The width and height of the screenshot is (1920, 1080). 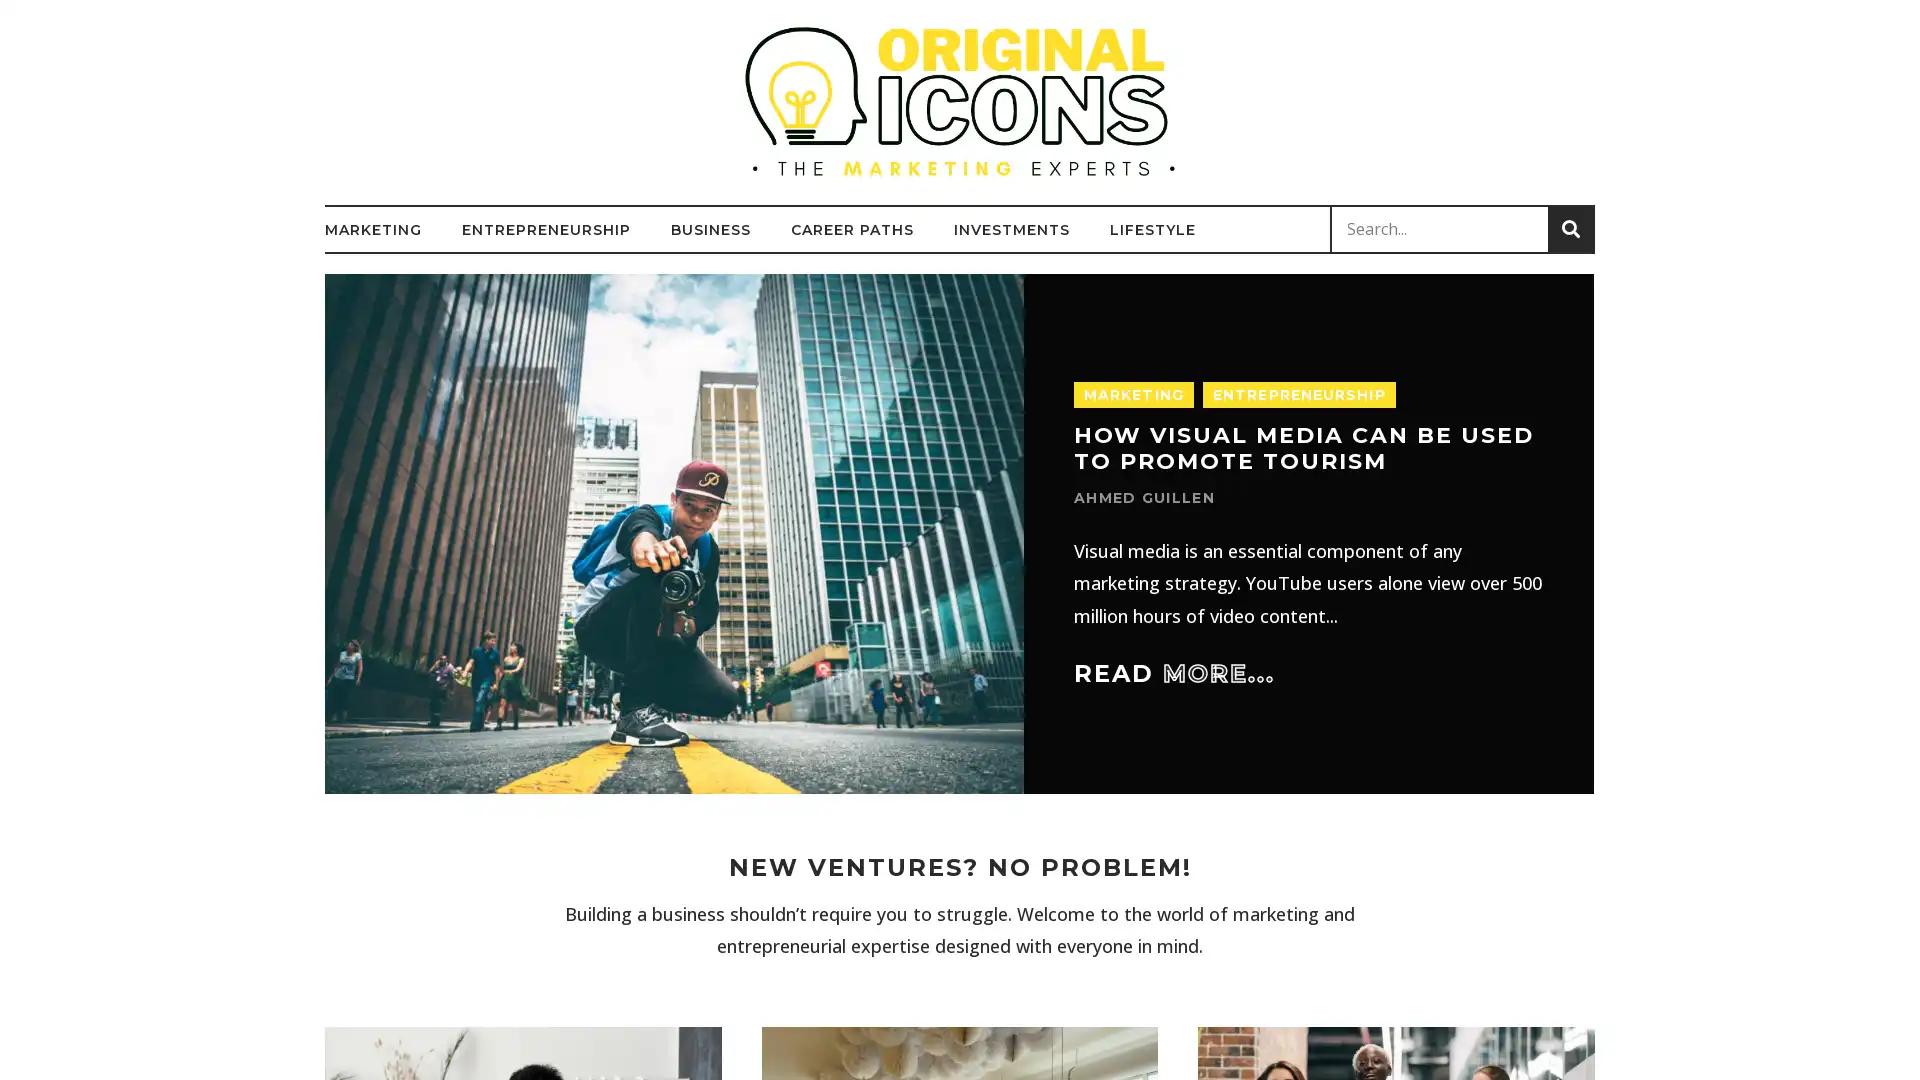 I want to click on Search, so click(x=1569, y=228).